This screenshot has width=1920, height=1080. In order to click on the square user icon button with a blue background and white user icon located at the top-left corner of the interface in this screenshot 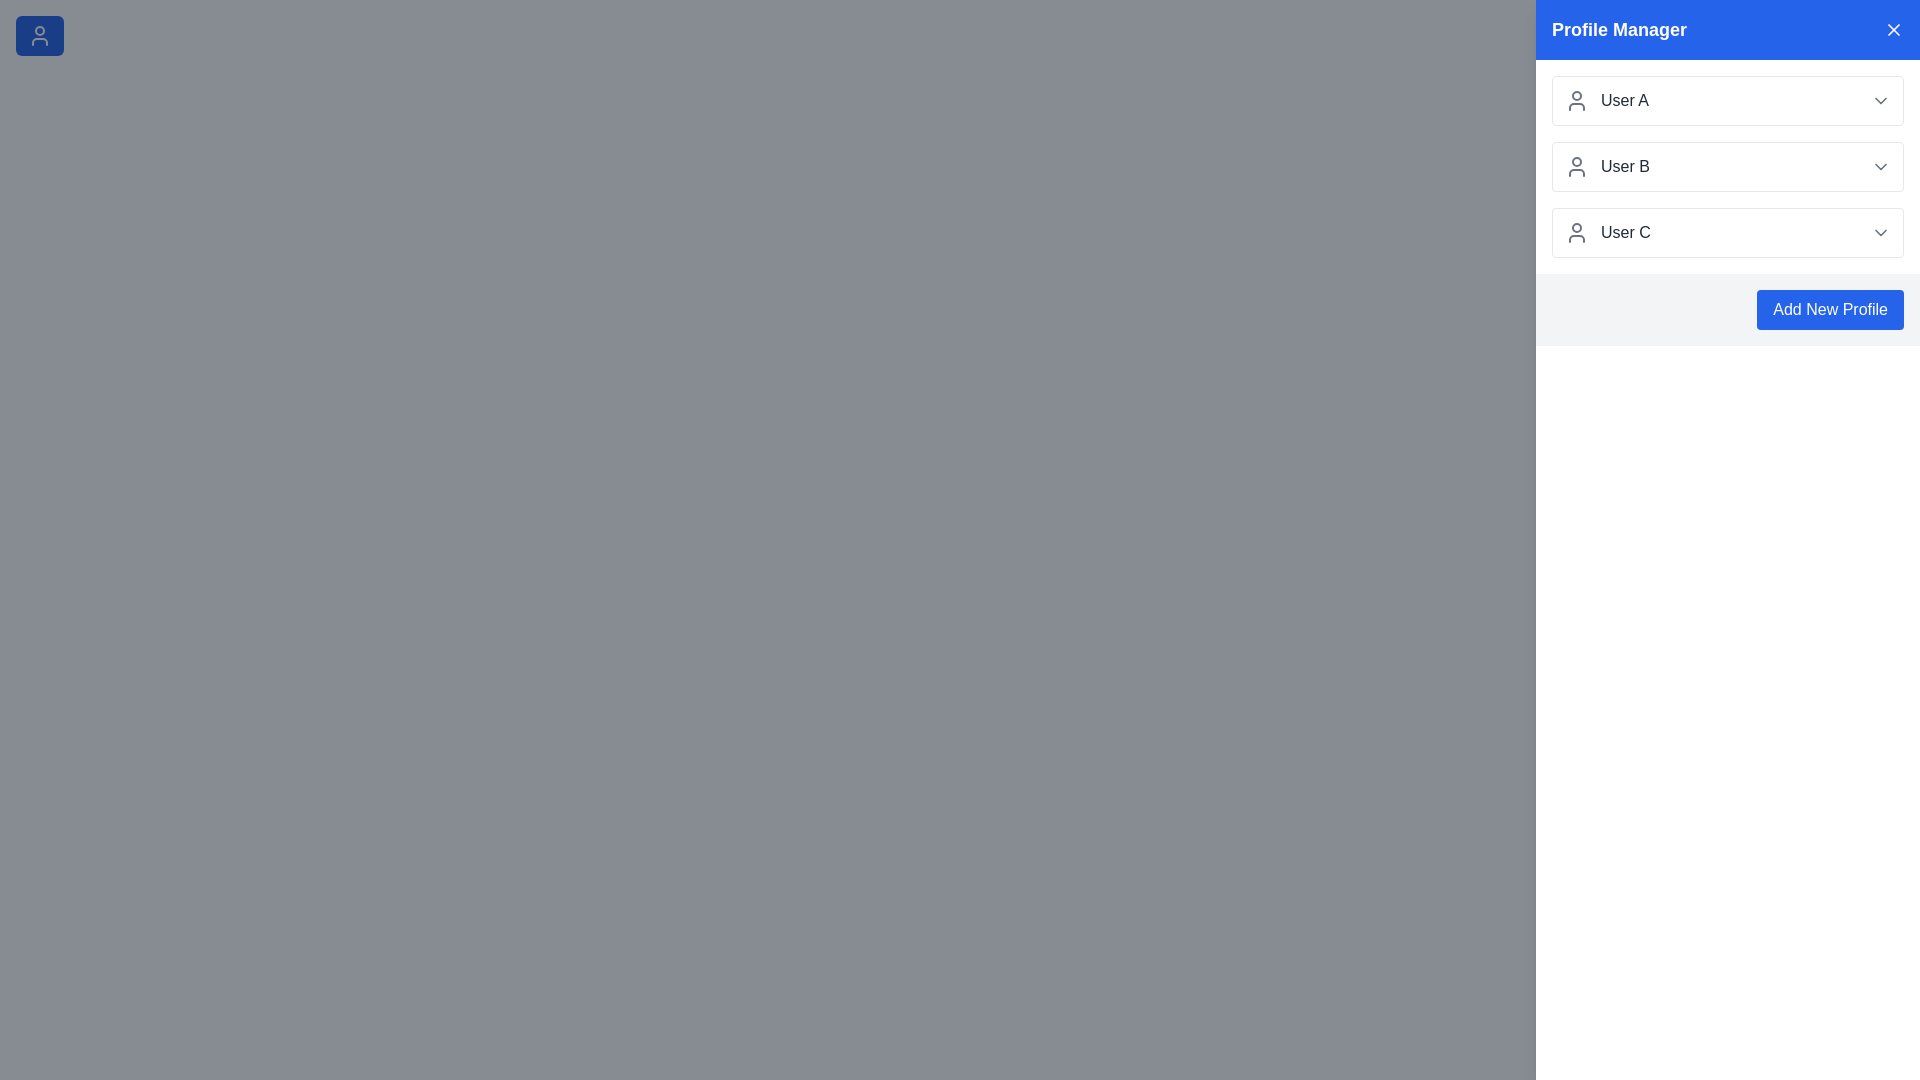, I will do `click(39, 35)`.